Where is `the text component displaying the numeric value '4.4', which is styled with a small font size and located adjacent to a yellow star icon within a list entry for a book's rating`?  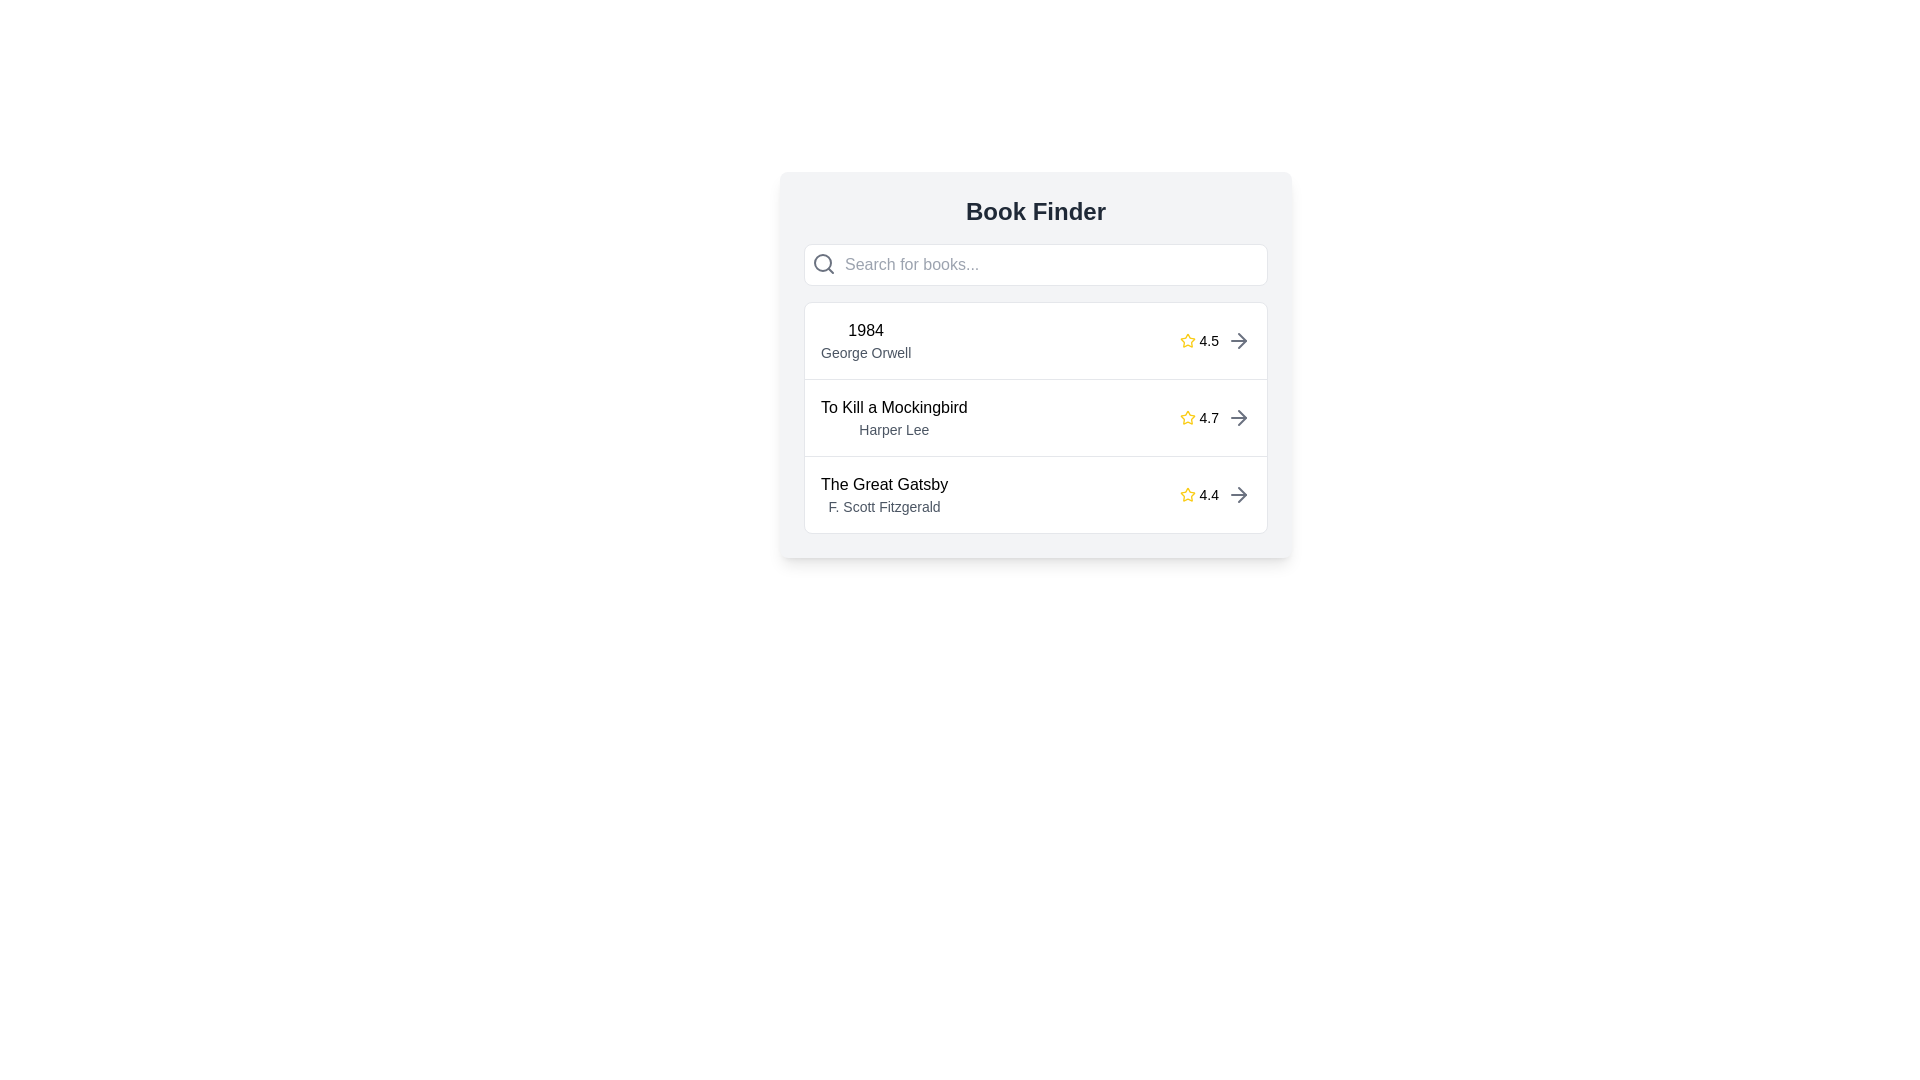 the text component displaying the numeric value '4.4', which is styled with a small font size and located adjacent to a yellow star icon within a list entry for a book's rating is located at coordinates (1208, 494).